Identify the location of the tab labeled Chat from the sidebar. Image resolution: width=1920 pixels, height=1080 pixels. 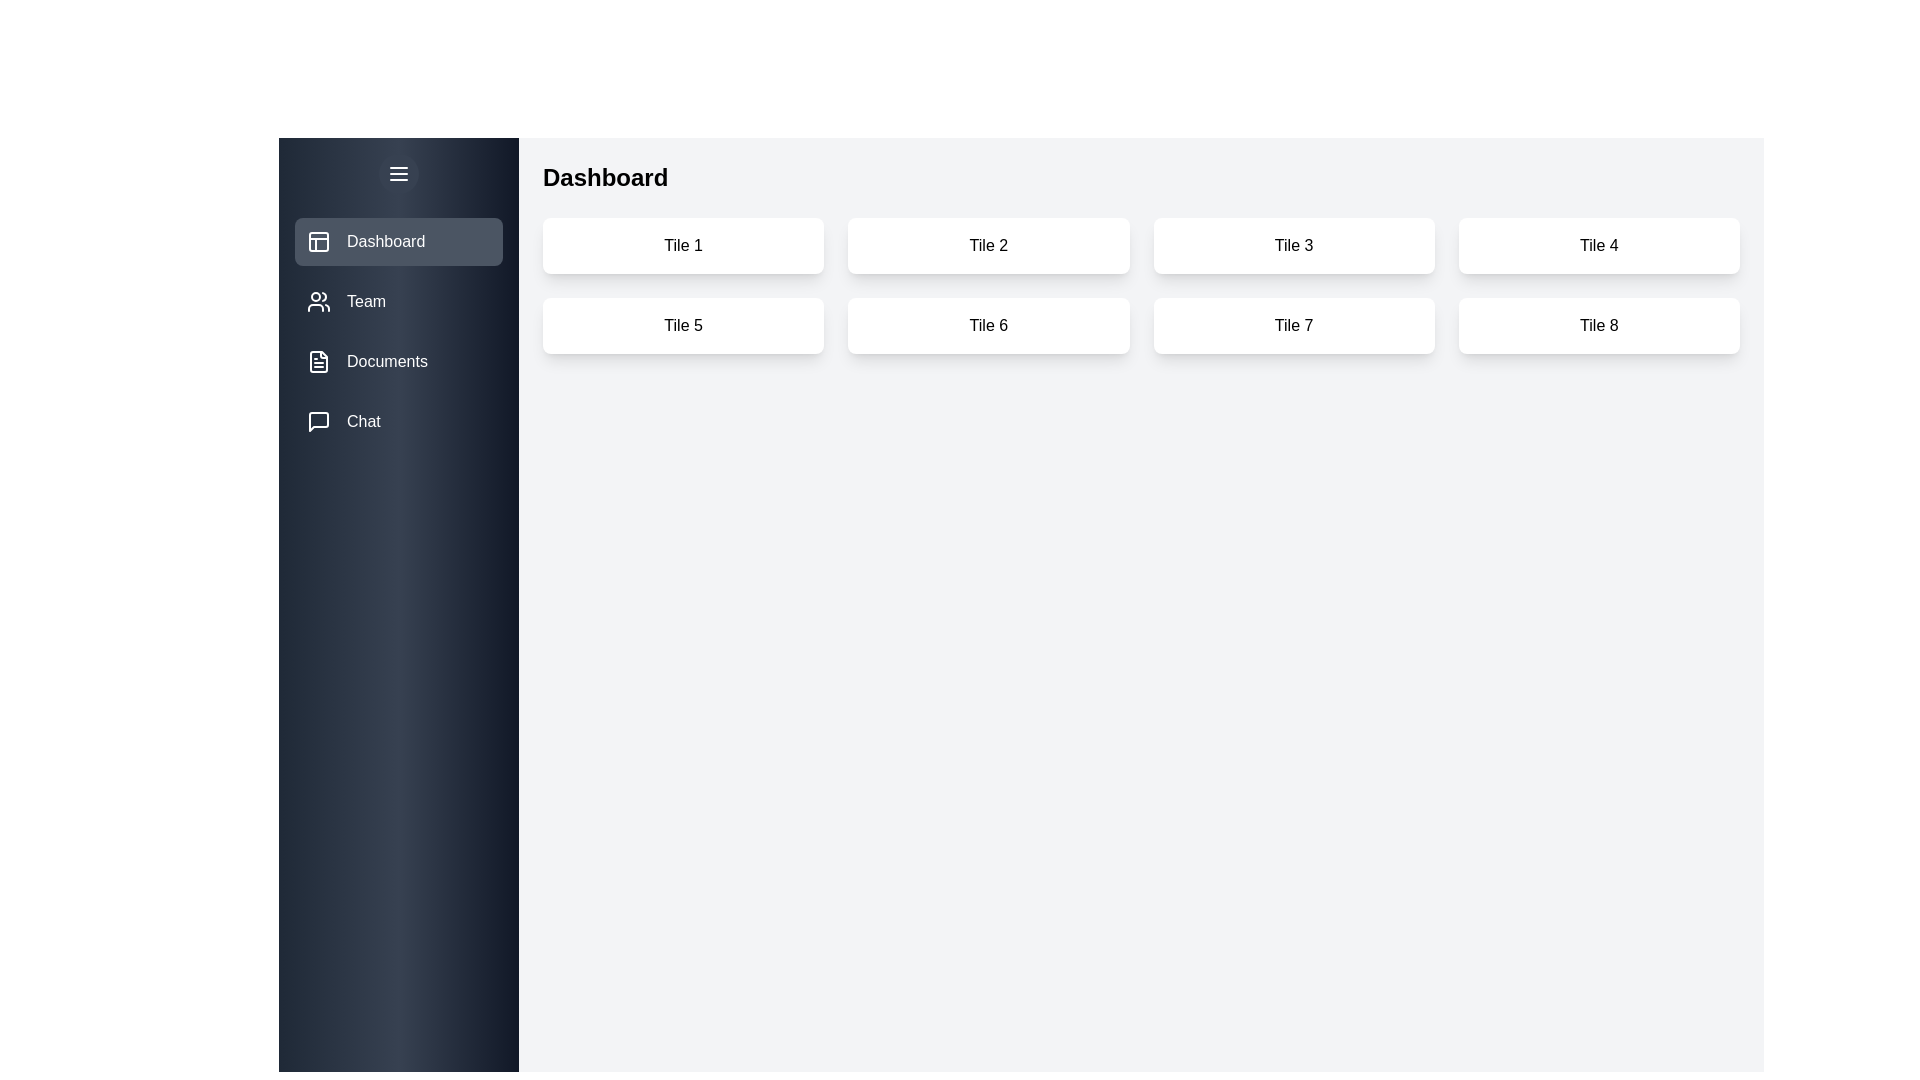
(398, 420).